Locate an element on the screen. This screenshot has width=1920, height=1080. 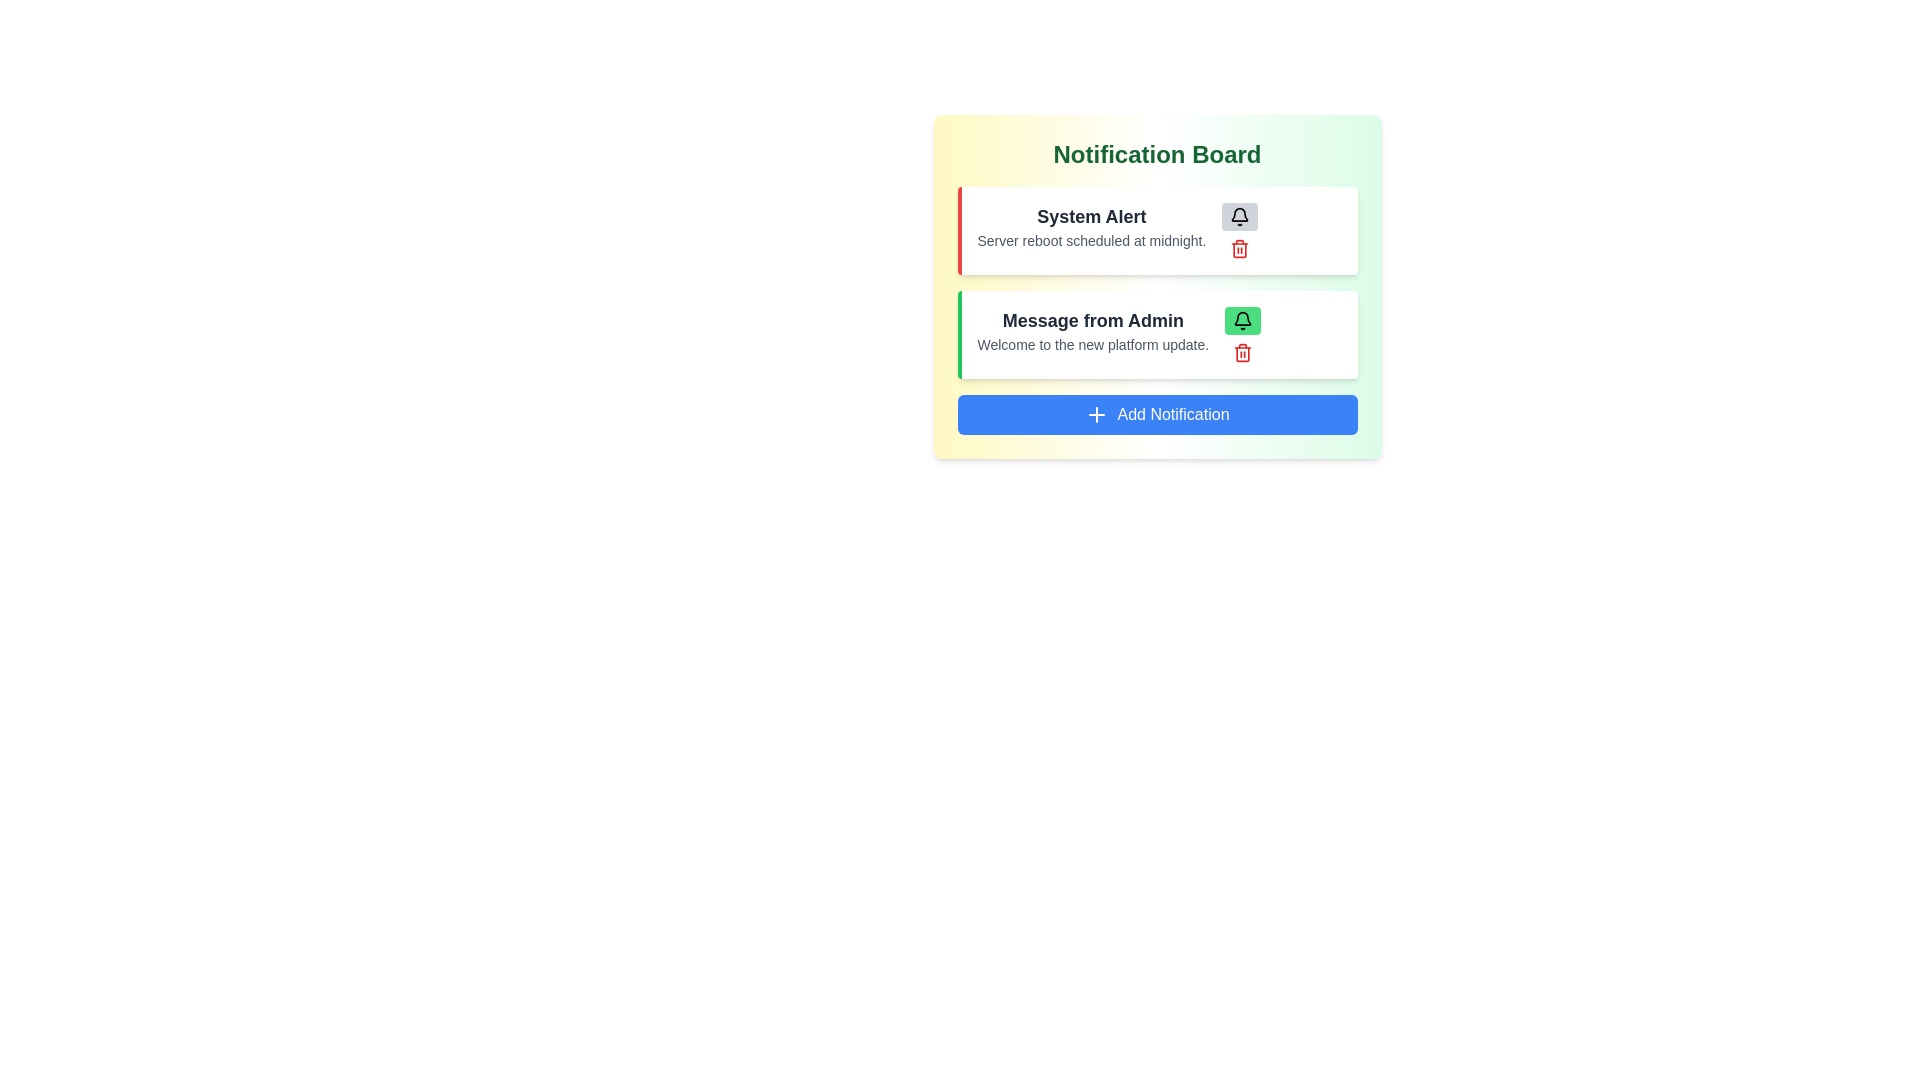
the 'Add Notification' button to initiate the process of adding a new notification is located at coordinates (1157, 414).